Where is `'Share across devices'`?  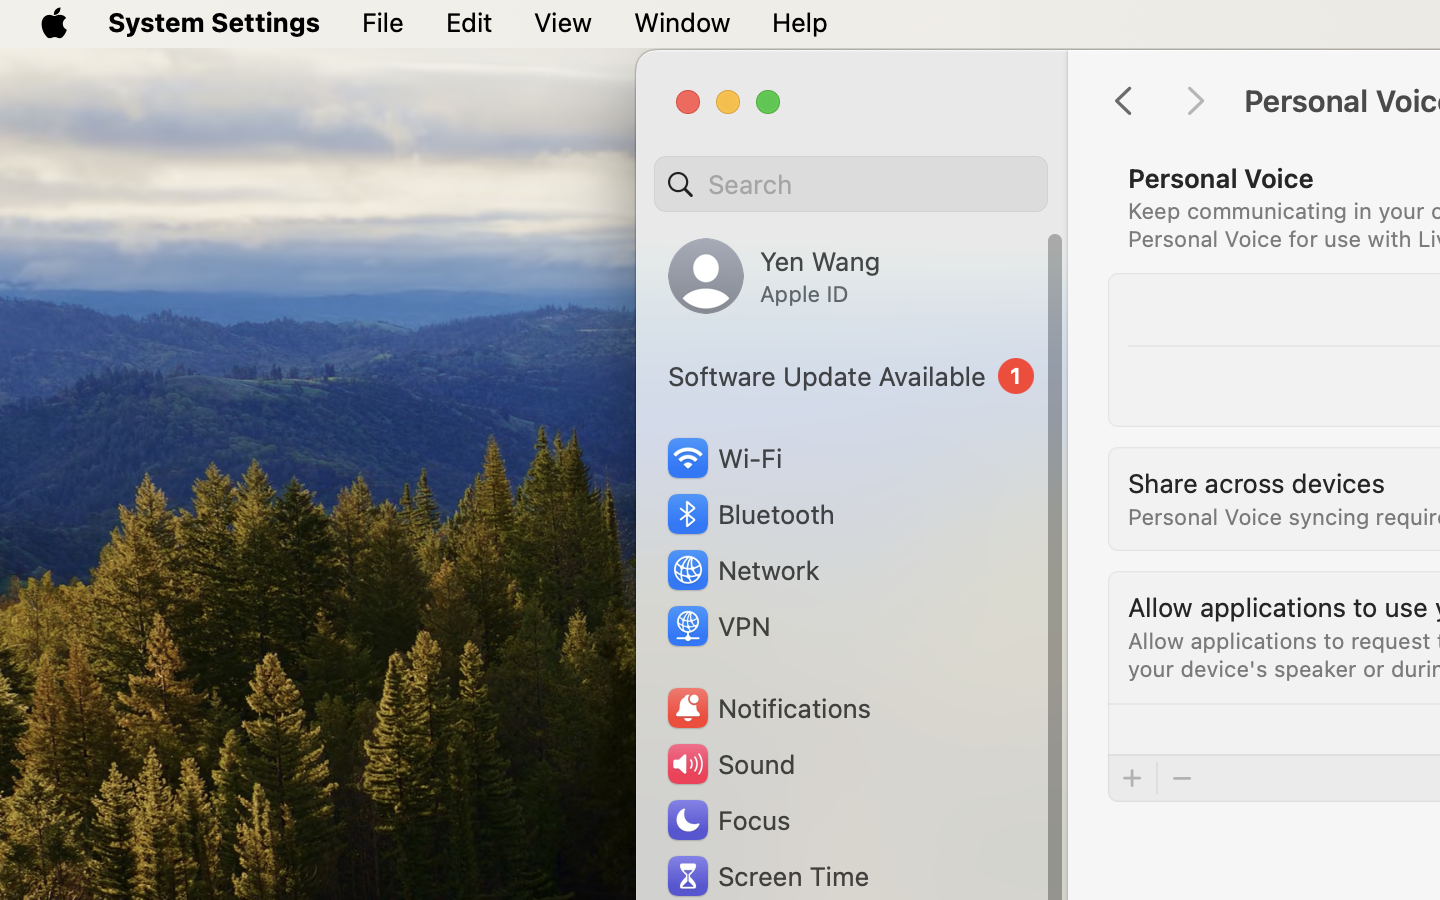
'Share across devices' is located at coordinates (1255, 481).